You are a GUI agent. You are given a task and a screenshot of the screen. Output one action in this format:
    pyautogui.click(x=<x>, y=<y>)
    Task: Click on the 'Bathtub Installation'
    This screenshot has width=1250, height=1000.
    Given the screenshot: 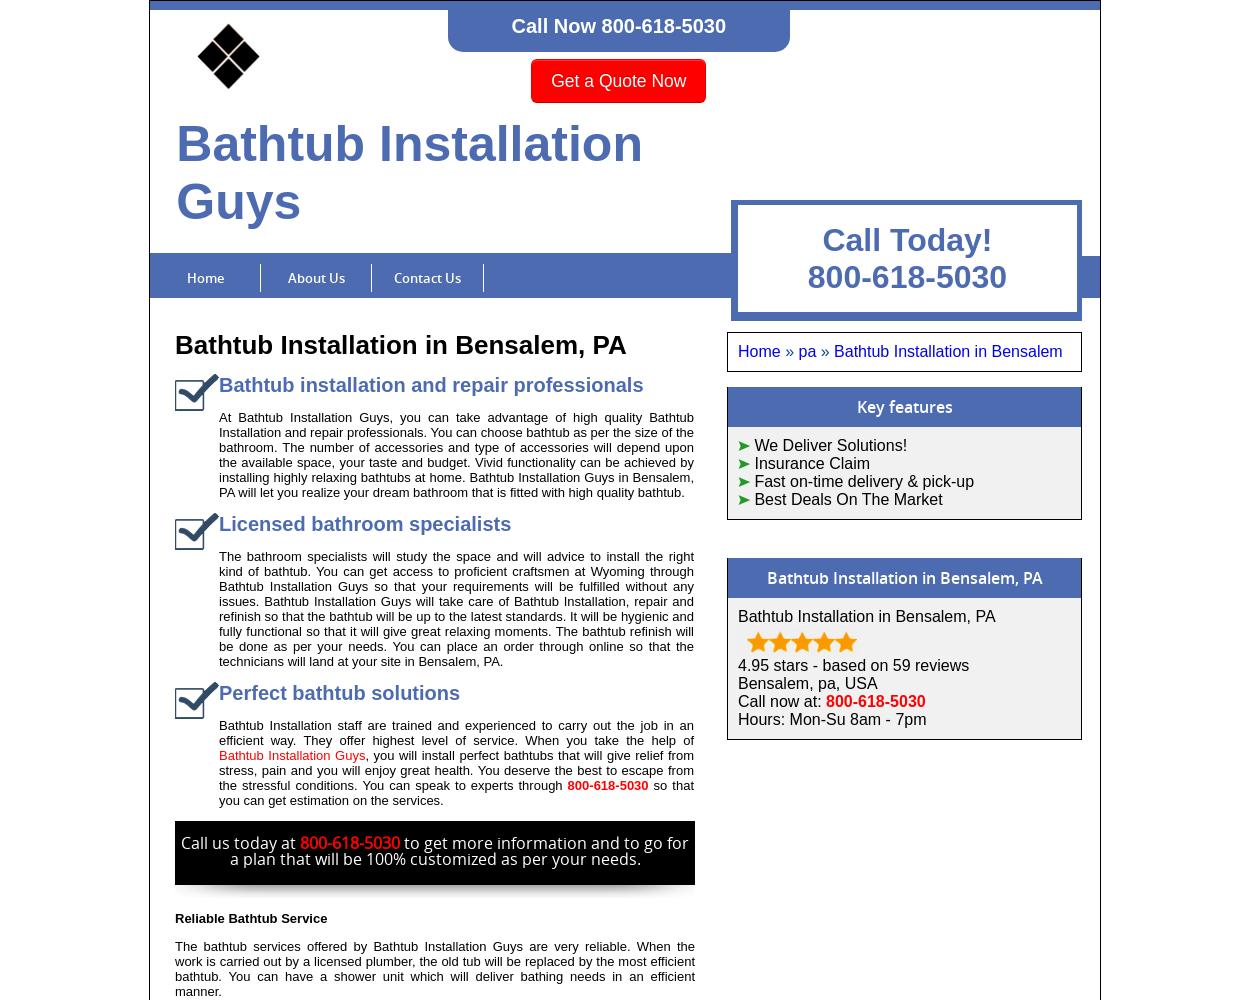 What is the action you would take?
    pyautogui.click(x=702, y=947)
    